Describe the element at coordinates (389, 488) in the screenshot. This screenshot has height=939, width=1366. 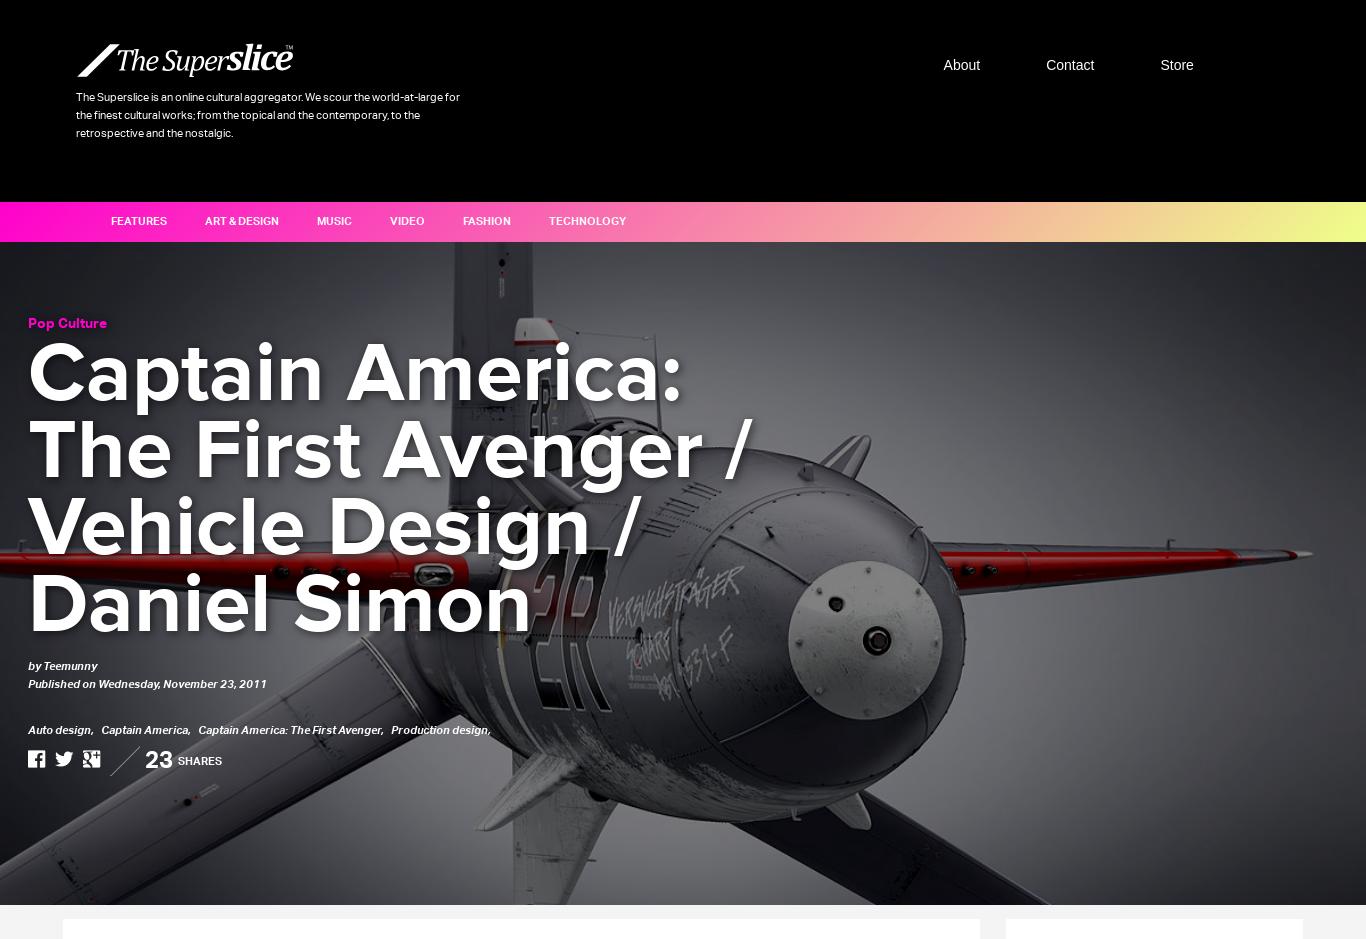
I see `'Captain America: The First Avenger / Vehicle Design / Daniel Simon'` at that location.